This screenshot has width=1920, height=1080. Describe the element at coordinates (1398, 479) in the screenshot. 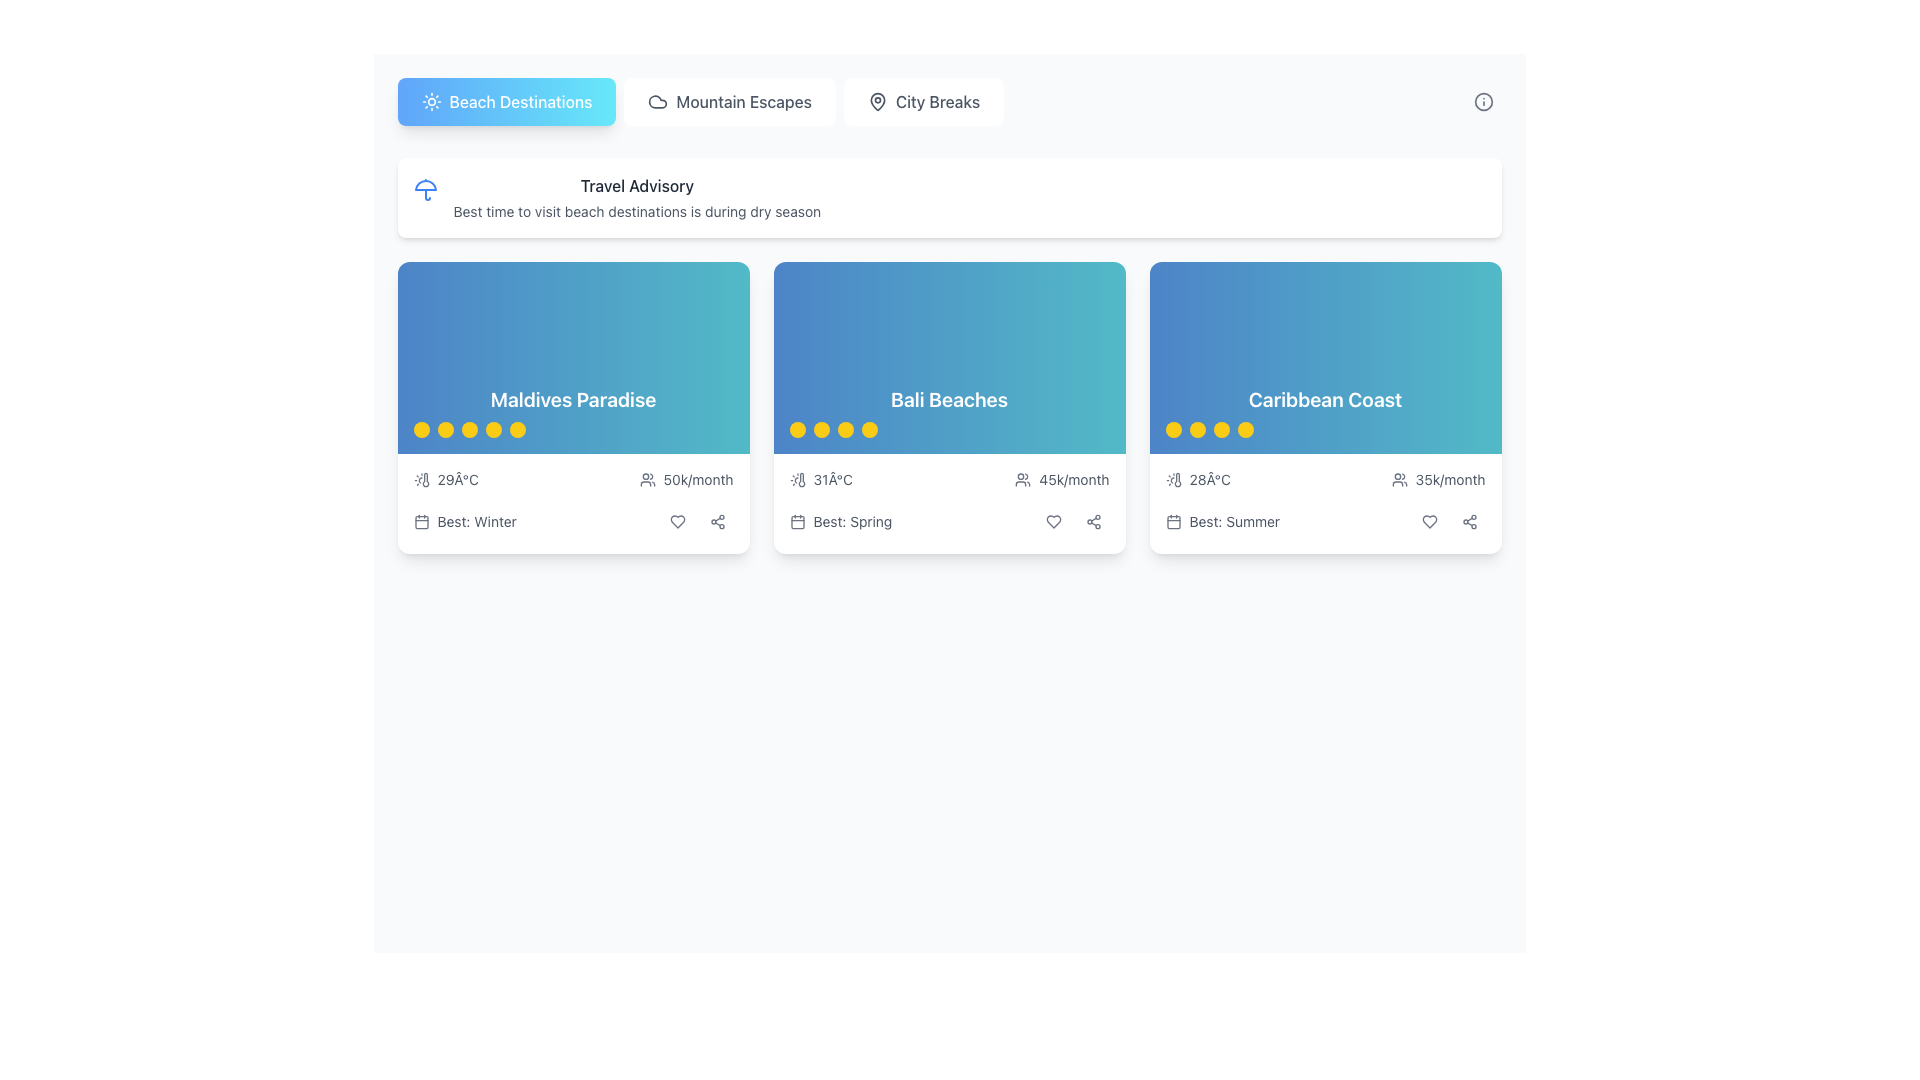

I see `the minimalistic group of users icon located within the 'Caribbean Coast' card, positioned to the left of the '35k/month' text` at that location.